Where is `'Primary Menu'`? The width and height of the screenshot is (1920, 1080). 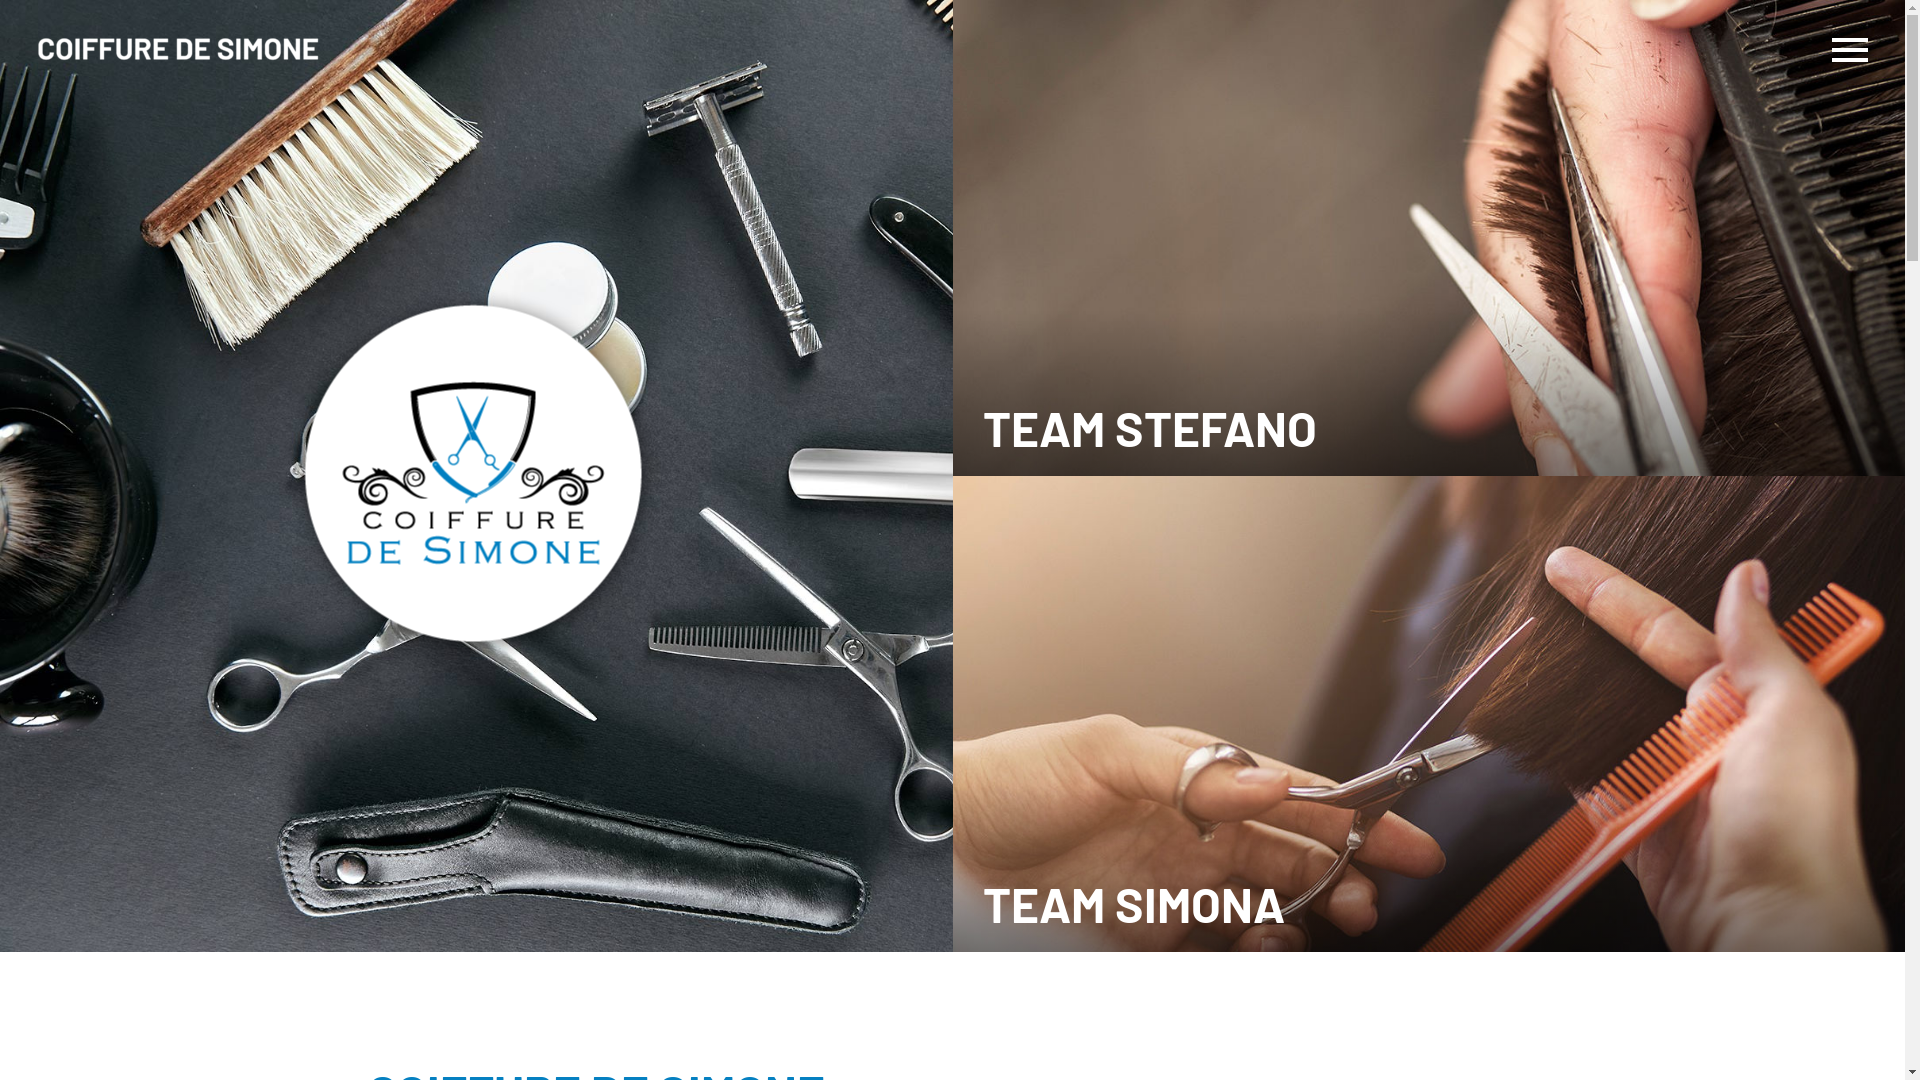 'Primary Menu' is located at coordinates (1848, 49).